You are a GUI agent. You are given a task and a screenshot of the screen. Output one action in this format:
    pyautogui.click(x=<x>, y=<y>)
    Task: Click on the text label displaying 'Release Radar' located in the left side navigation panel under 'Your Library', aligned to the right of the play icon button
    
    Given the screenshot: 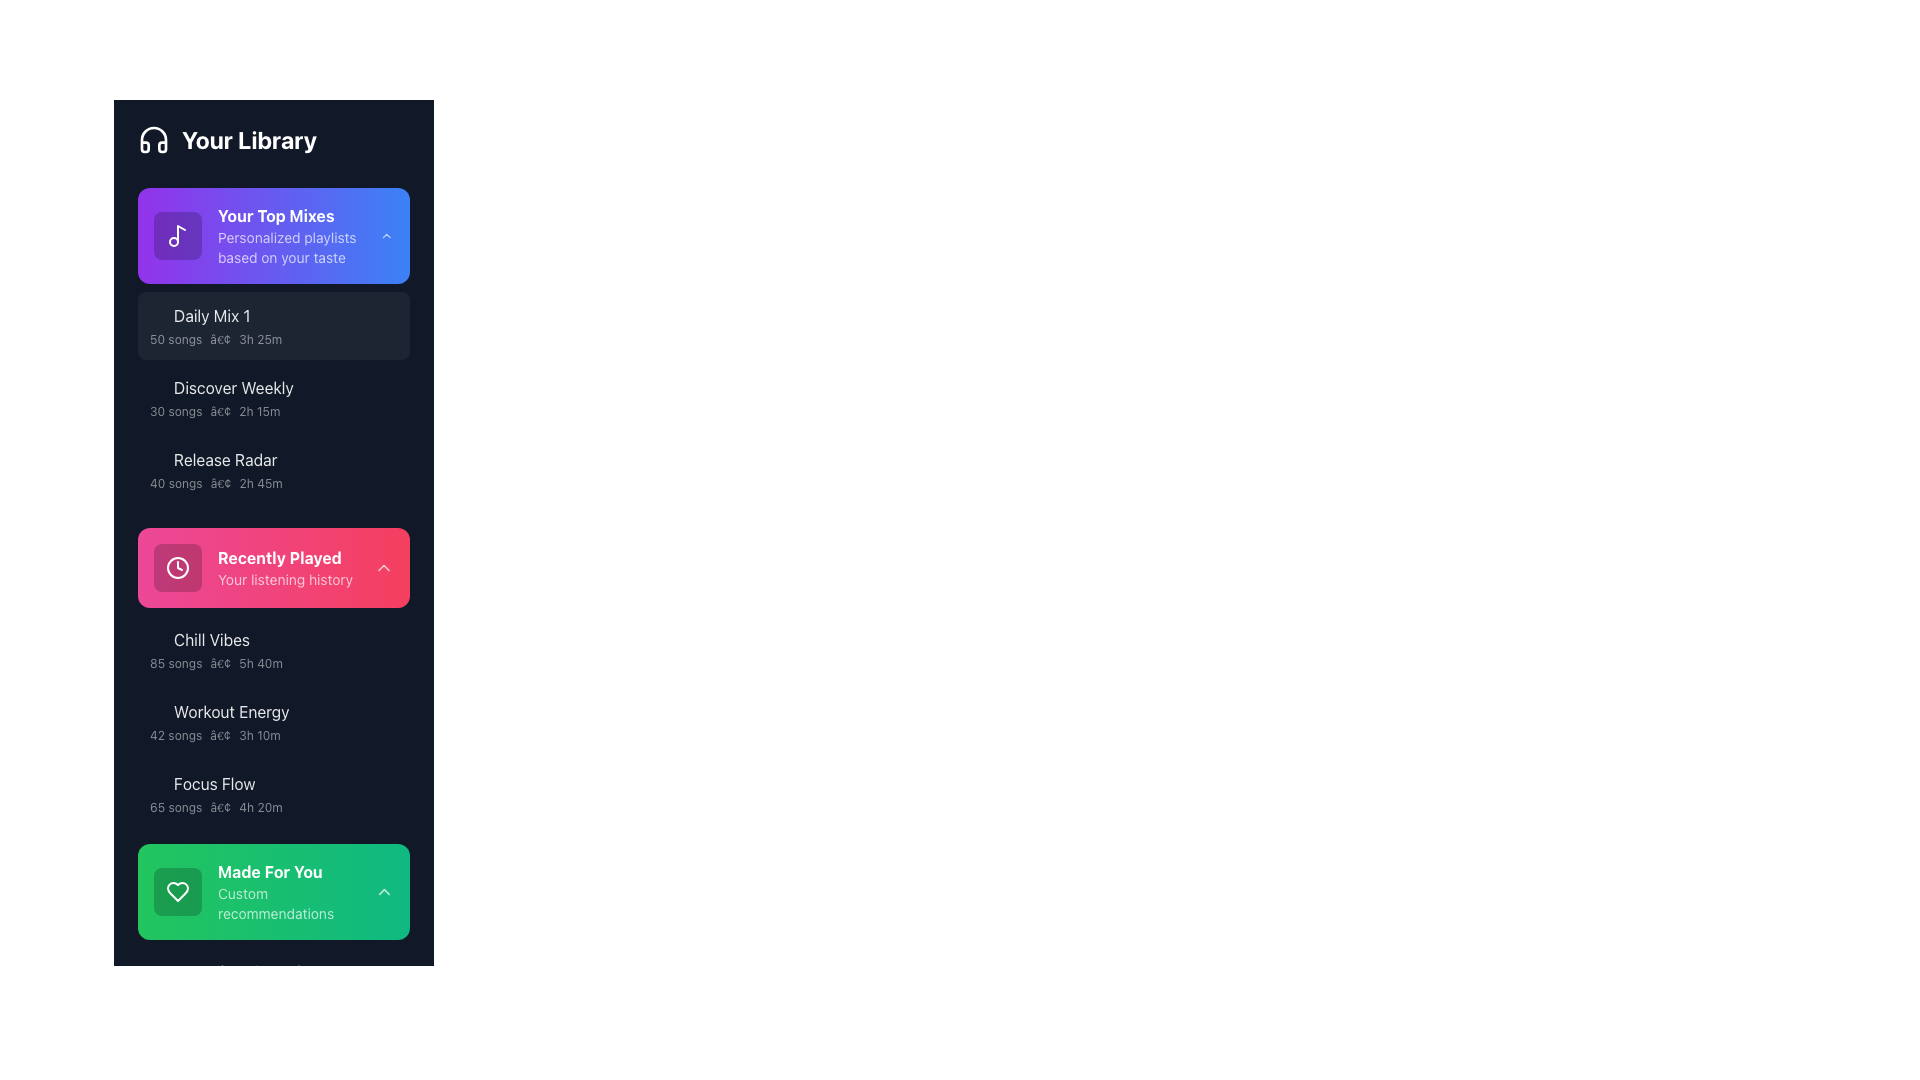 What is the action you would take?
    pyautogui.click(x=225, y=459)
    